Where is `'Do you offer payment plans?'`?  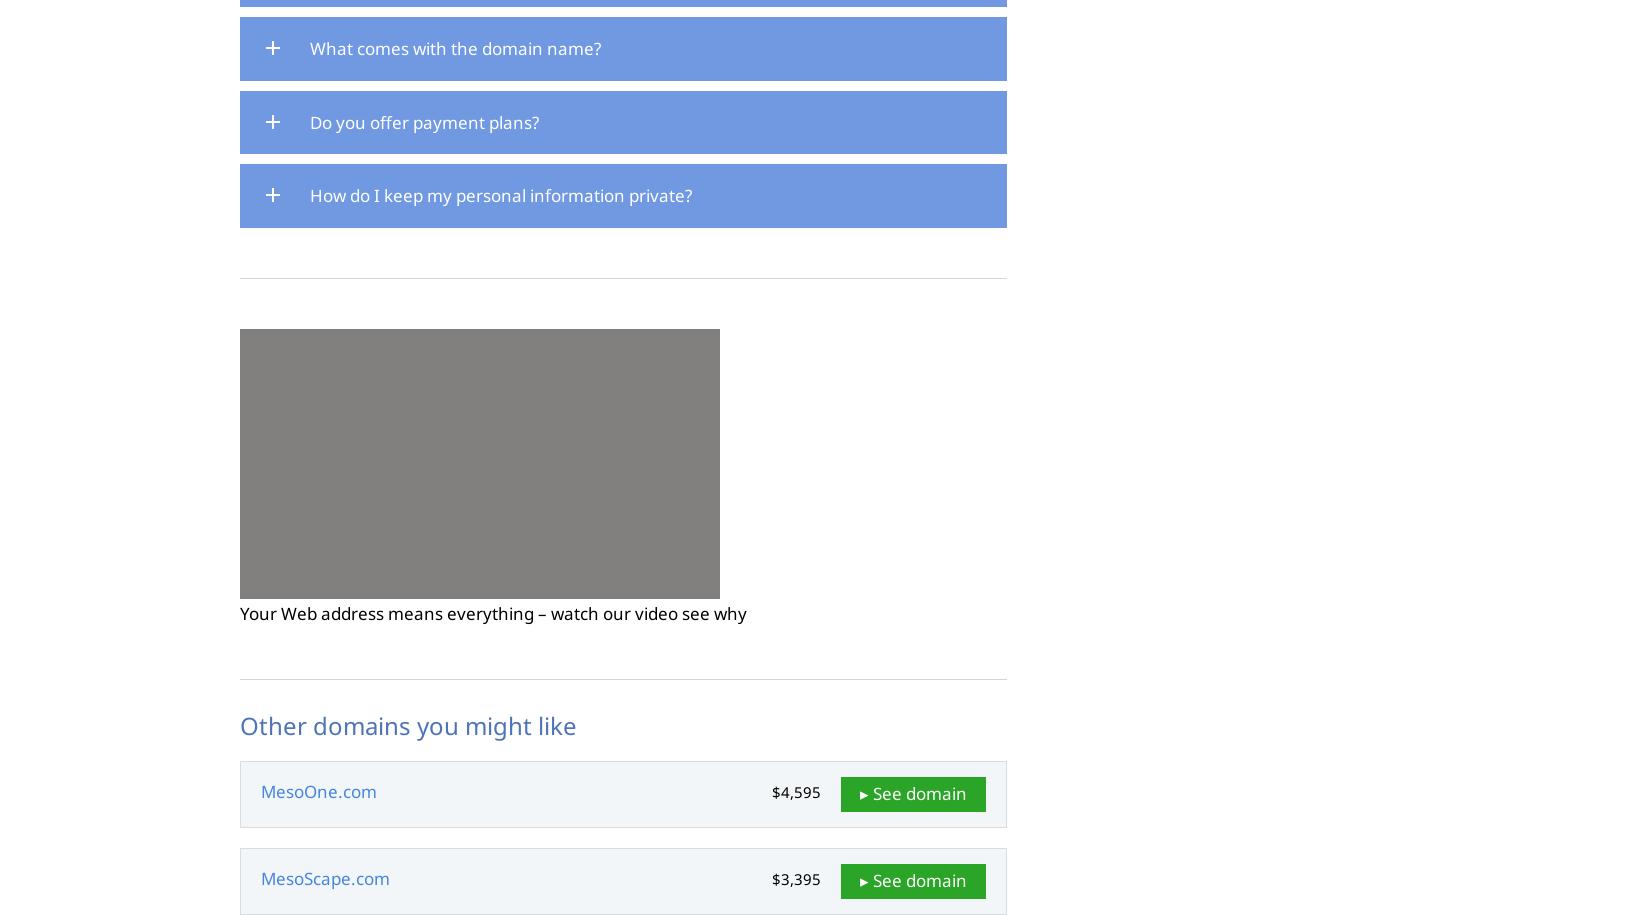 'Do you offer payment plans?' is located at coordinates (423, 121).